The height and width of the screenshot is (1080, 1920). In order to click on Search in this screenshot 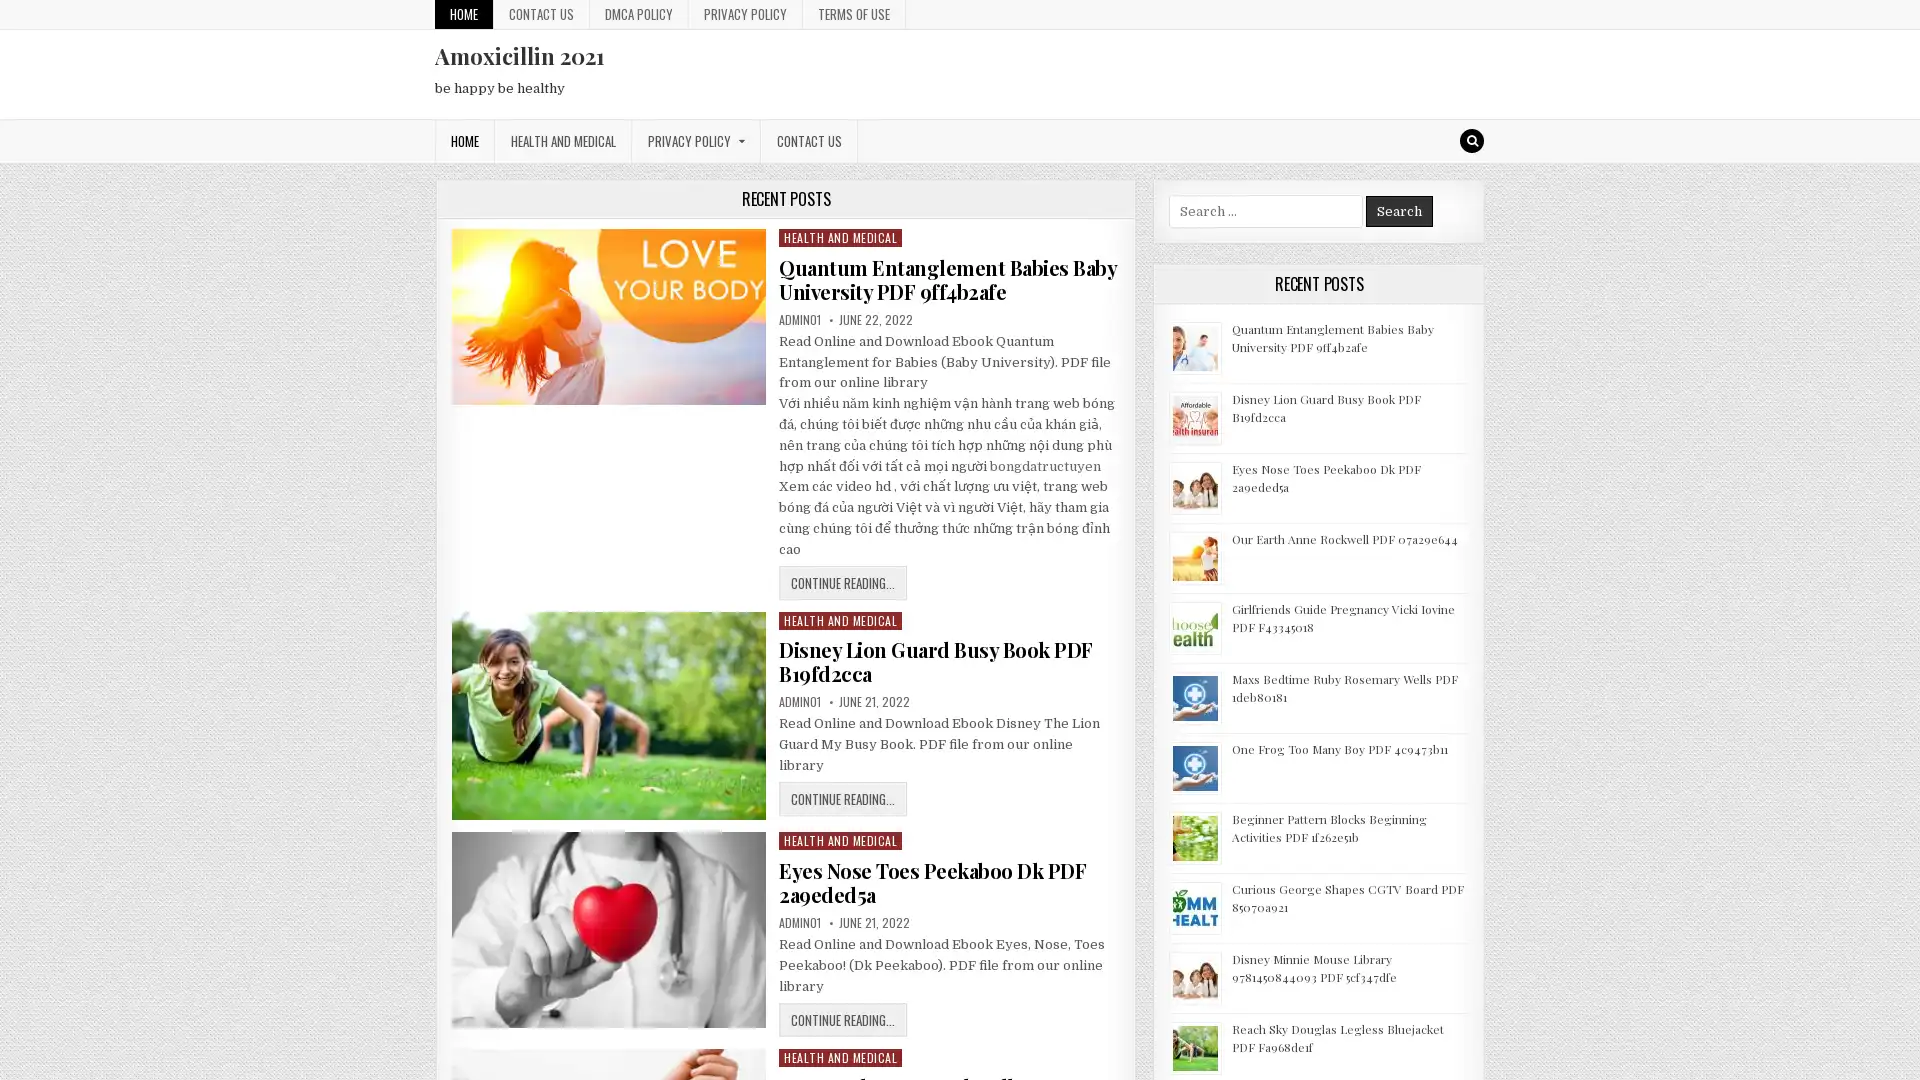, I will do `click(1398, 211)`.